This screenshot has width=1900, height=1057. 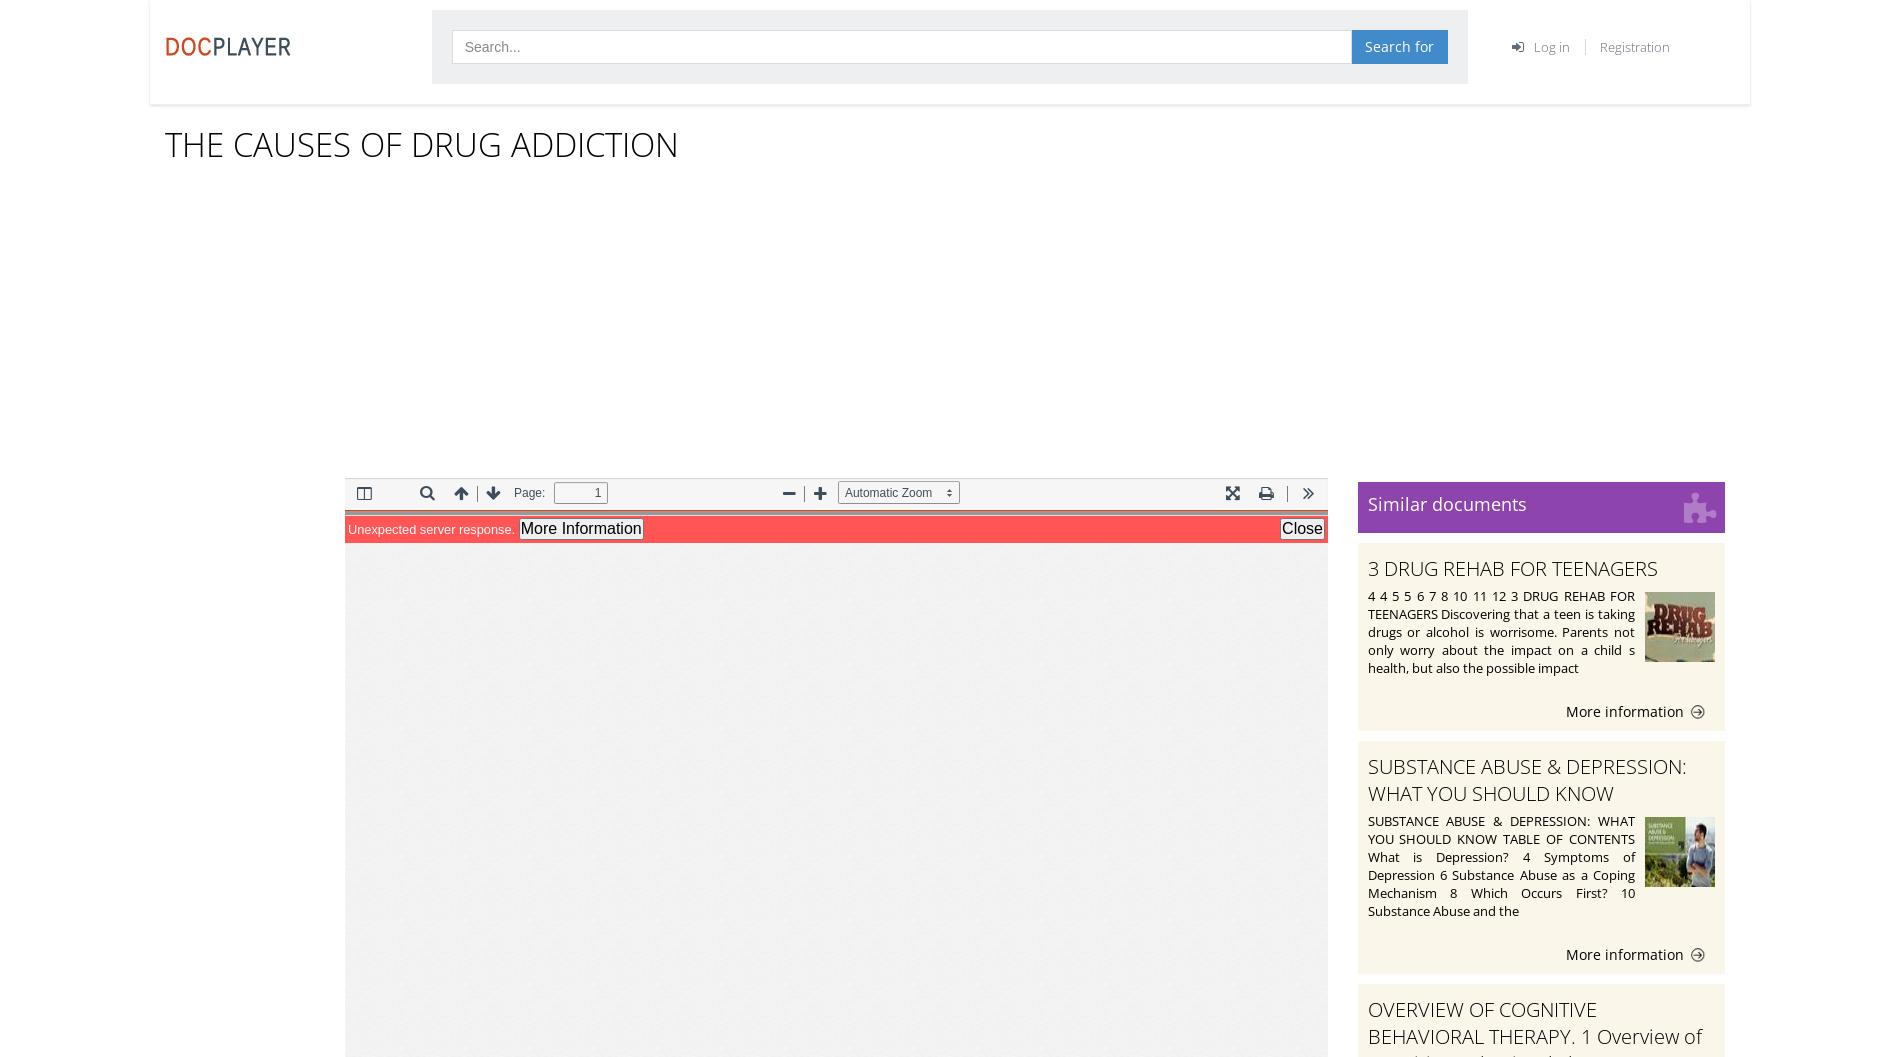 I want to click on '3 DRUG REHAB FOR TEENAGERS', so click(x=1366, y=566).